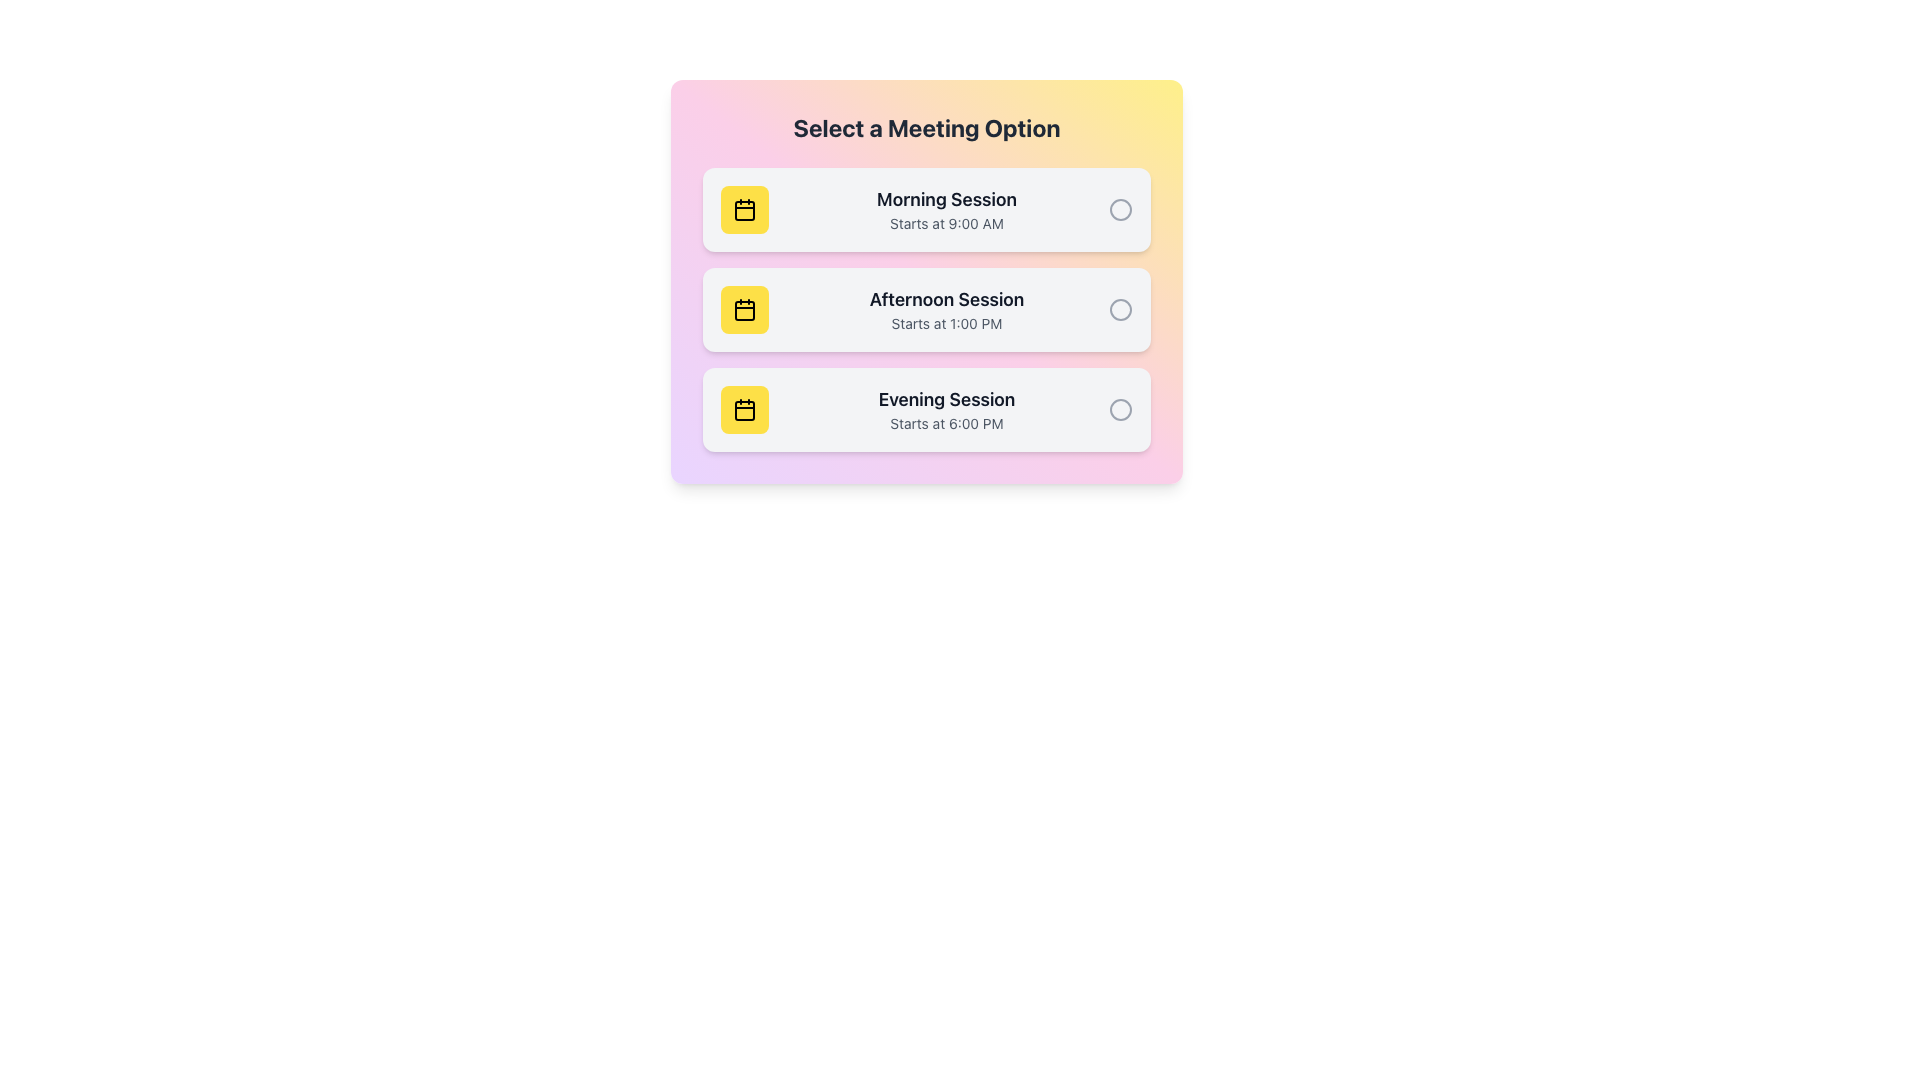 The width and height of the screenshot is (1920, 1080). Describe the element at coordinates (1121, 408) in the screenshot. I see `the gray circular icon located at the right end of the 'Evening Session' option` at that location.